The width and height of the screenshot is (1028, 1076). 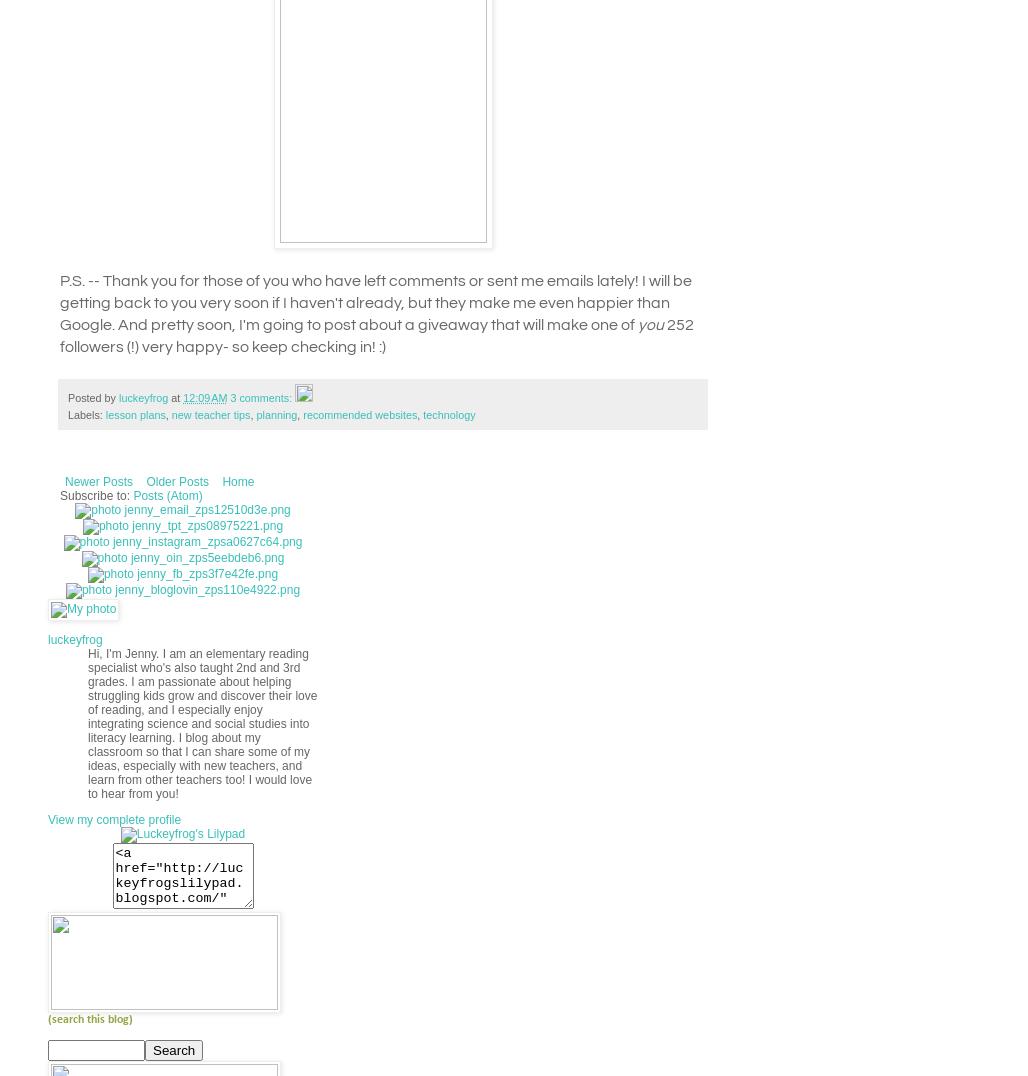 What do you see at coordinates (92, 396) in the screenshot?
I see `'Posted by'` at bounding box center [92, 396].